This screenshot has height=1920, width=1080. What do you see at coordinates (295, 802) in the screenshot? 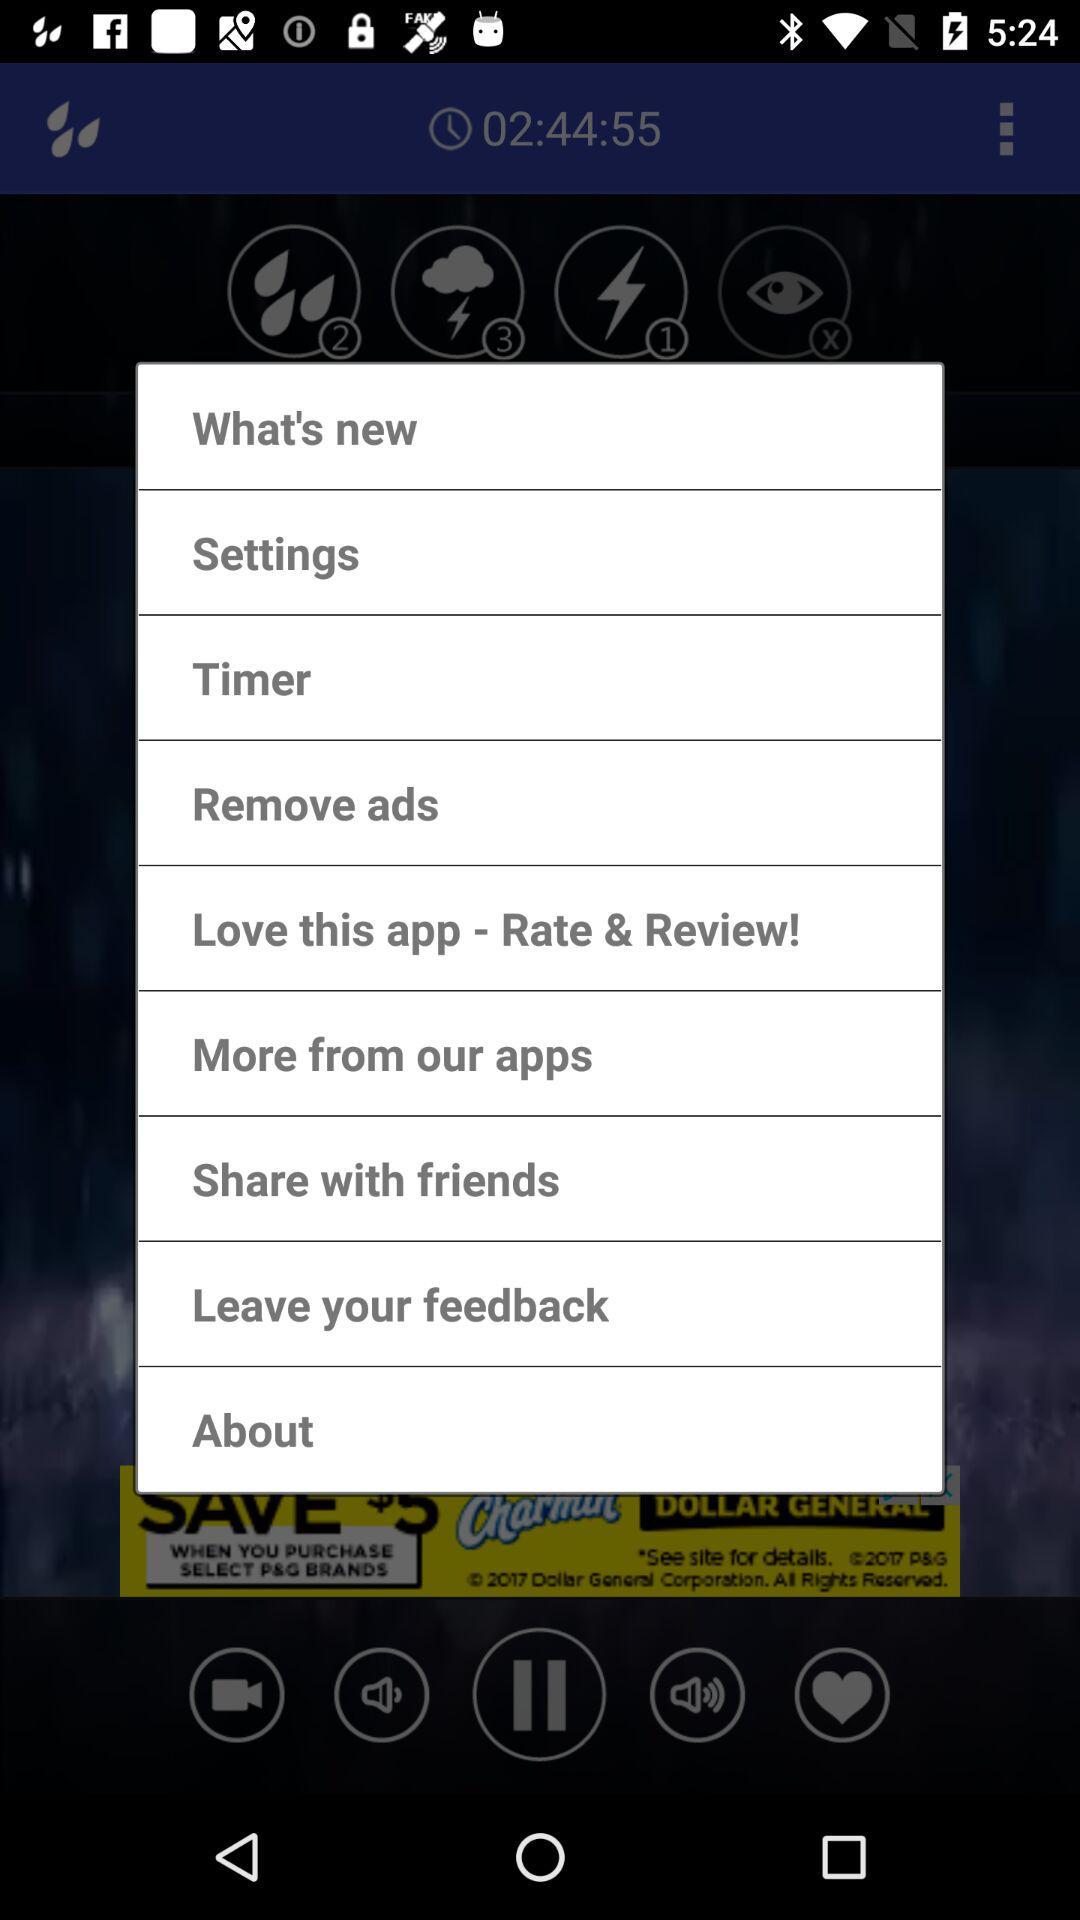
I see `the remove ads item` at bounding box center [295, 802].